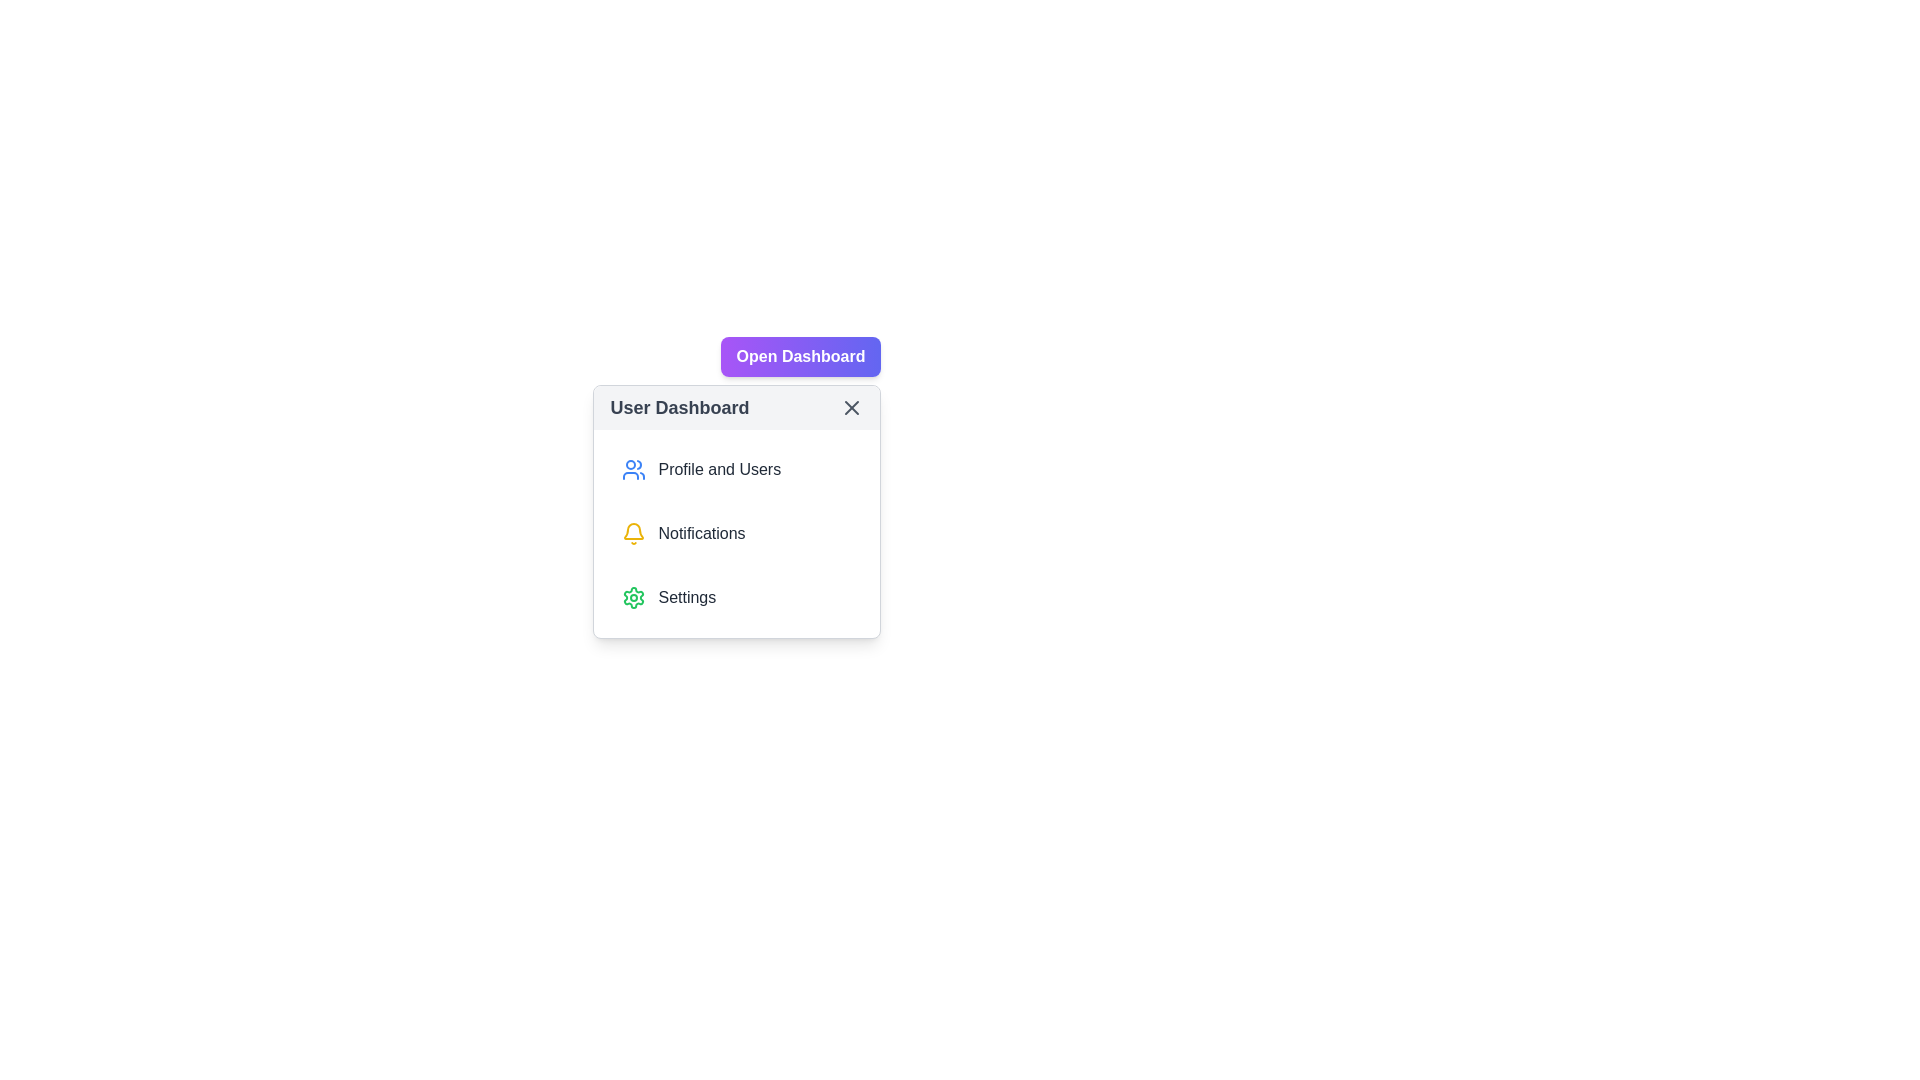 This screenshot has width=1920, height=1080. What do you see at coordinates (633, 470) in the screenshot?
I see `the Profile and Users icon, which is the first element in the menu option on the dashboard, located to the left of the text 'Profile and Users'` at bounding box center [633, 470].